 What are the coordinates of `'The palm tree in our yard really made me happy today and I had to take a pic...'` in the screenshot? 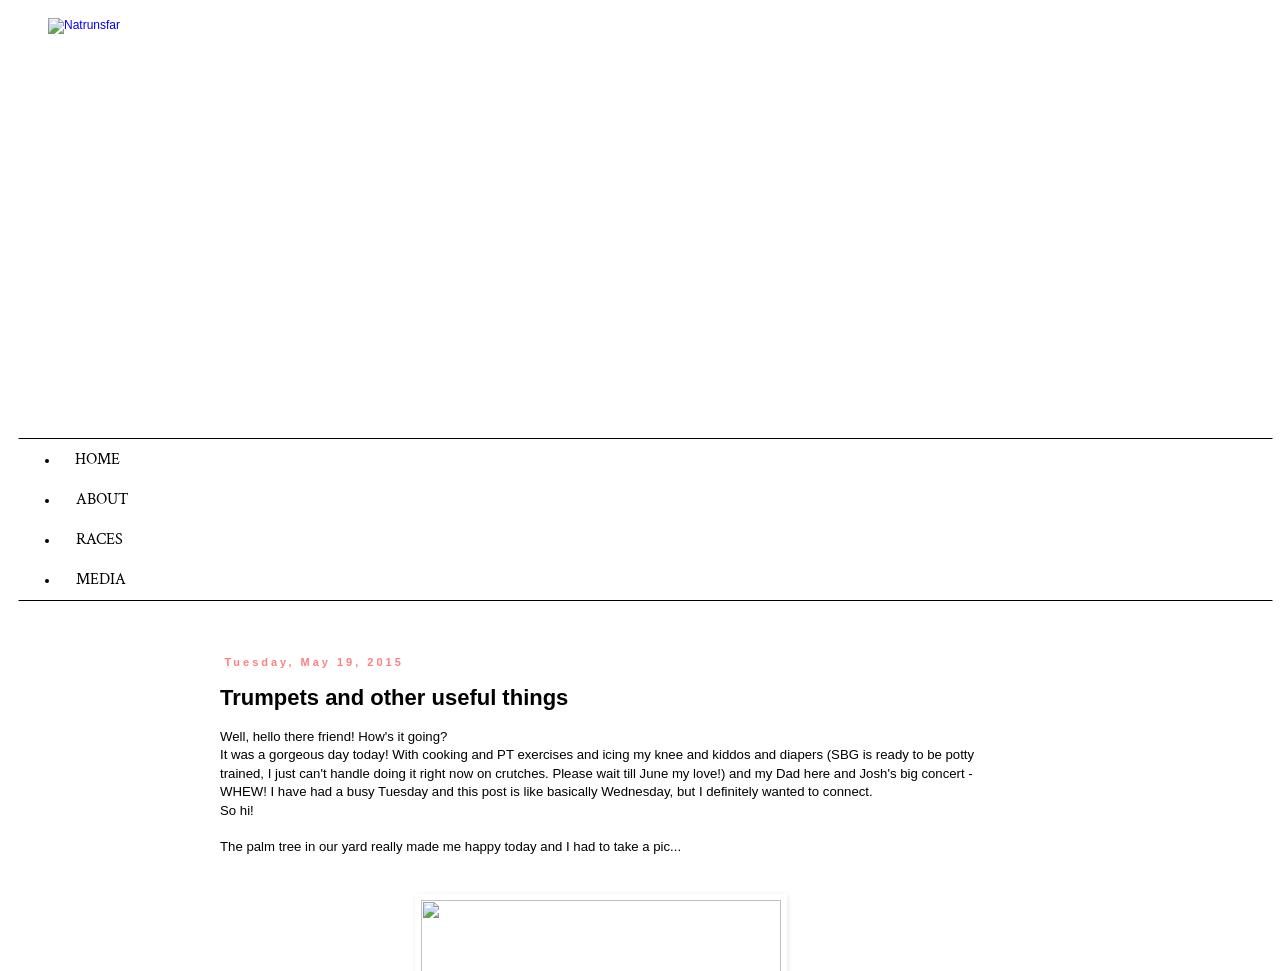 It's located at (449, 845).